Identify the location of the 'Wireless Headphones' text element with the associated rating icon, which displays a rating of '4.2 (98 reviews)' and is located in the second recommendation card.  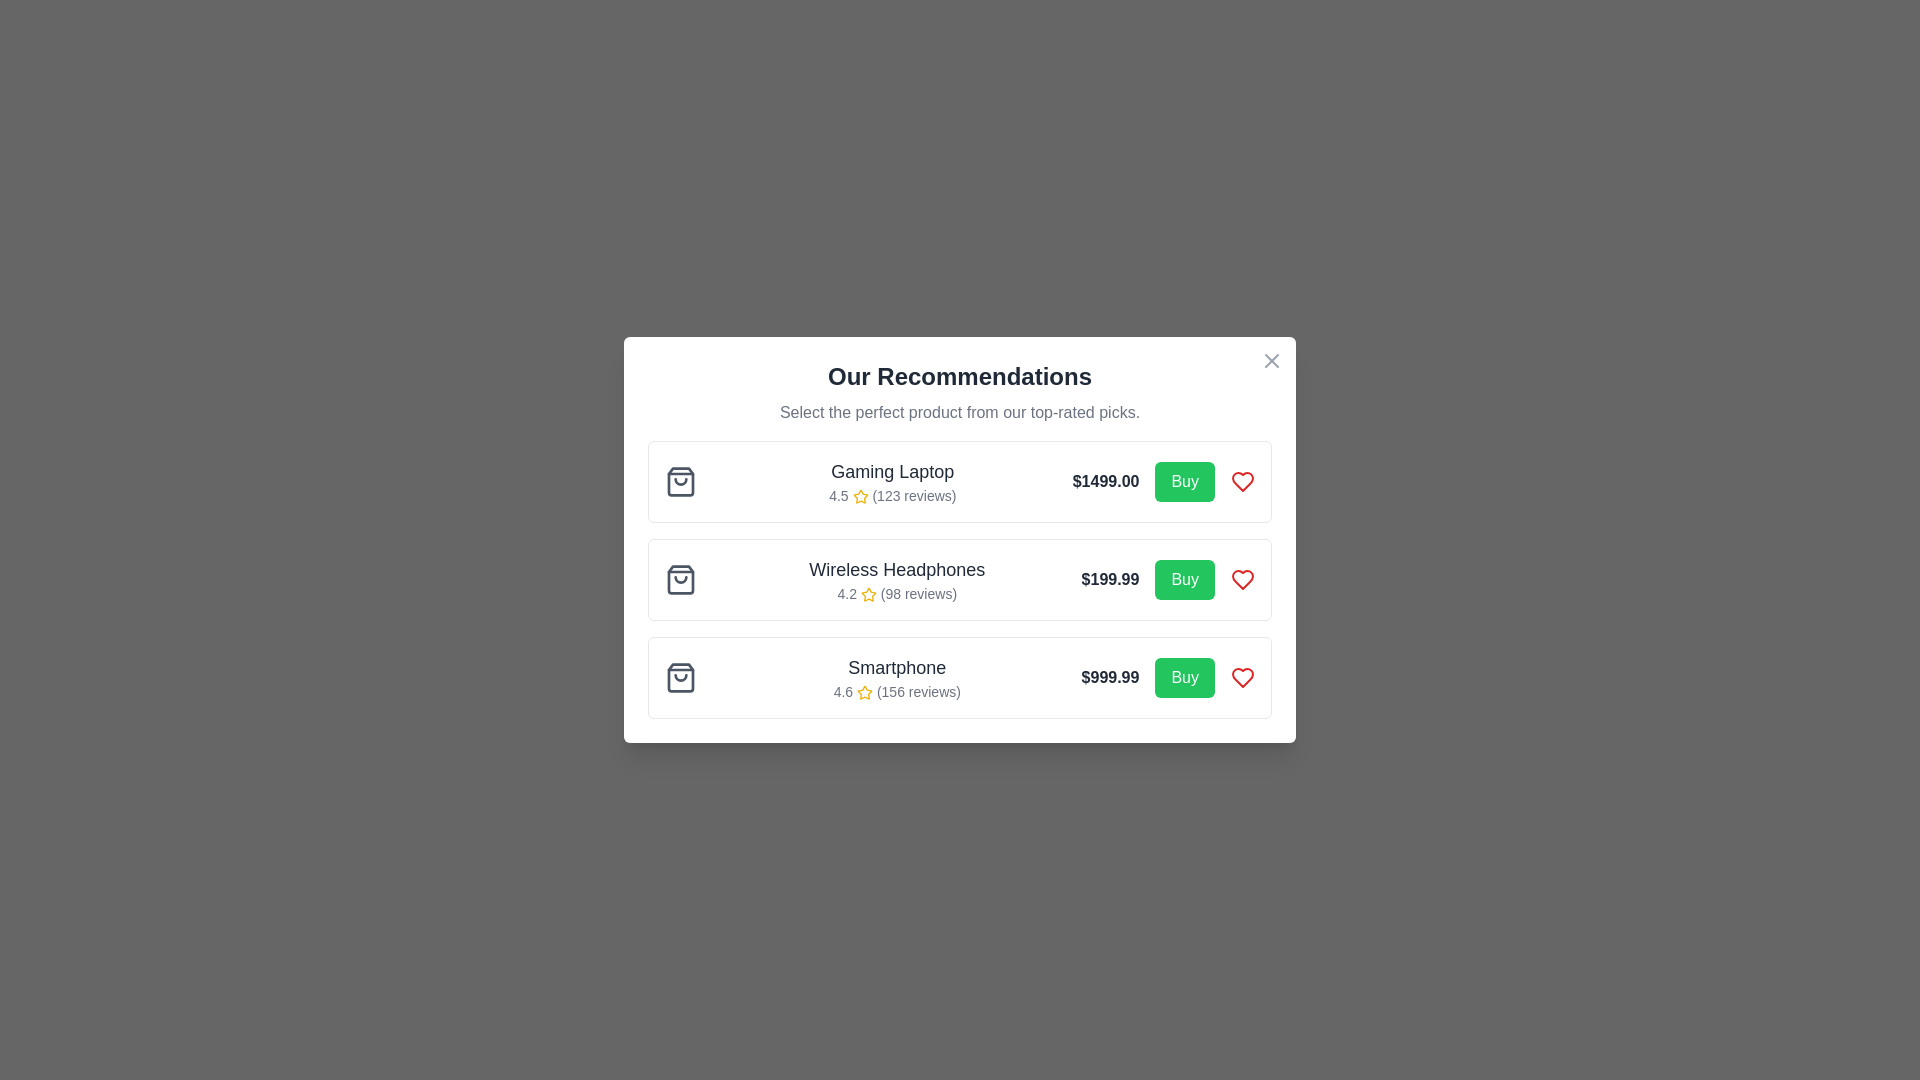
(896, 579).